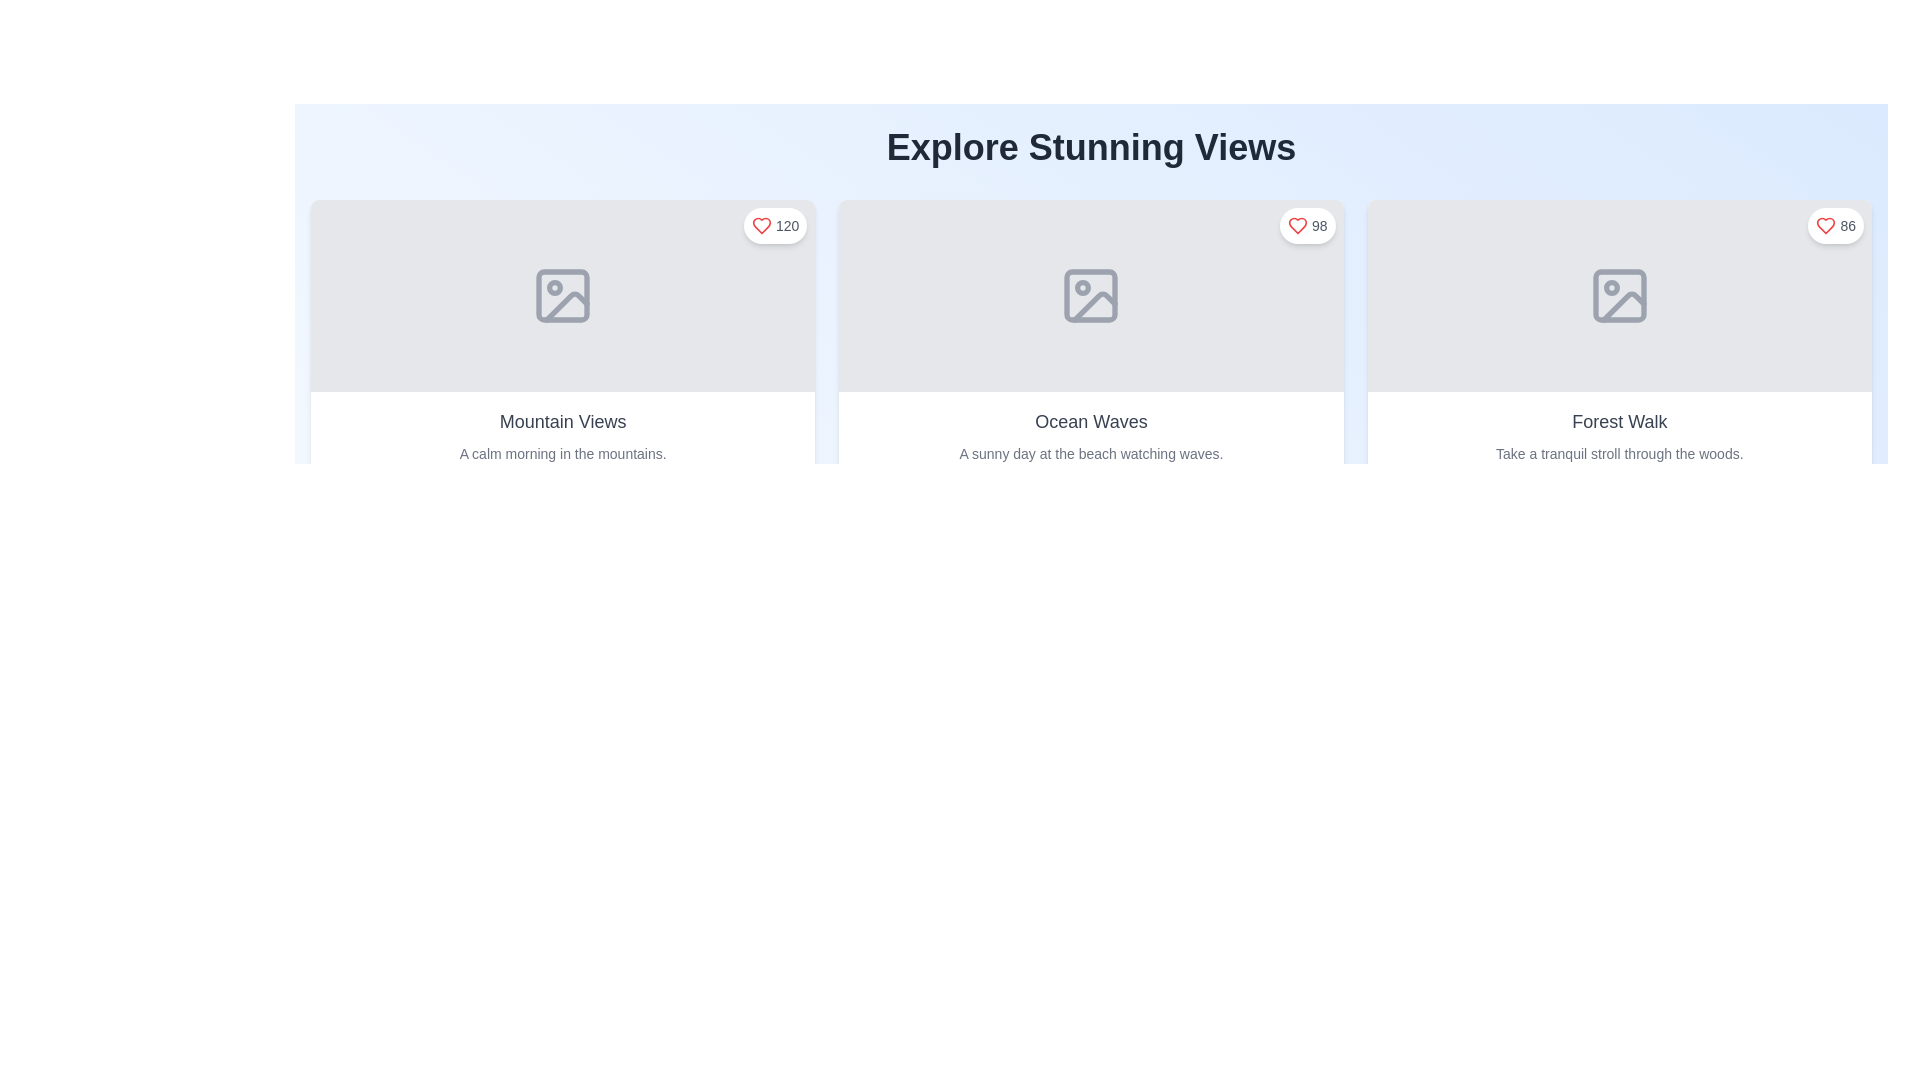 This screenshot has width=1920, height=1080. What do you see at coordinates (786, 225) in the screenshot?
I see `the static text element displaying the number '120', located in the top-right corner of the first card, to the right of the red heart icon` at bounding box center [786, 225].